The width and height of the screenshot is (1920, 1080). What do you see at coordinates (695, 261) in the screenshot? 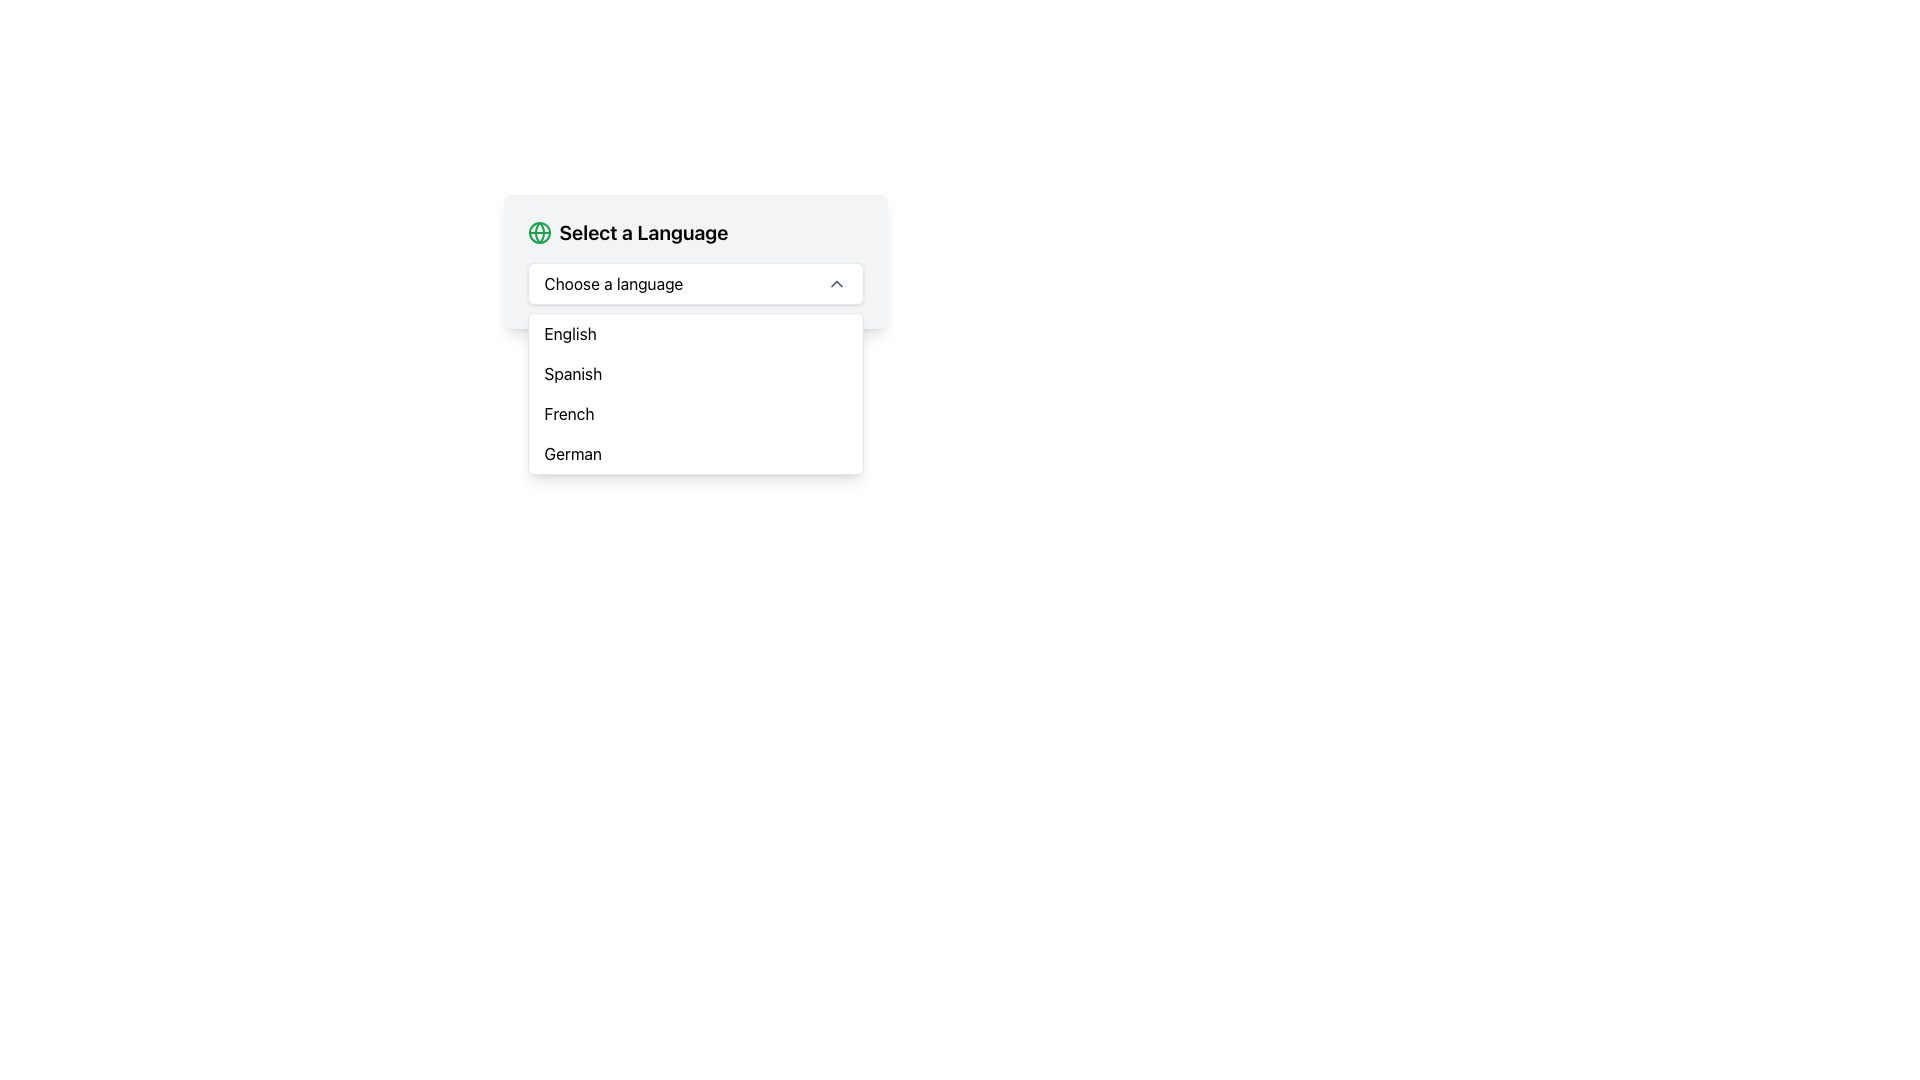
I see `the dropdown menu labeled 'Select a Language'` at bounding box center [695, 261].